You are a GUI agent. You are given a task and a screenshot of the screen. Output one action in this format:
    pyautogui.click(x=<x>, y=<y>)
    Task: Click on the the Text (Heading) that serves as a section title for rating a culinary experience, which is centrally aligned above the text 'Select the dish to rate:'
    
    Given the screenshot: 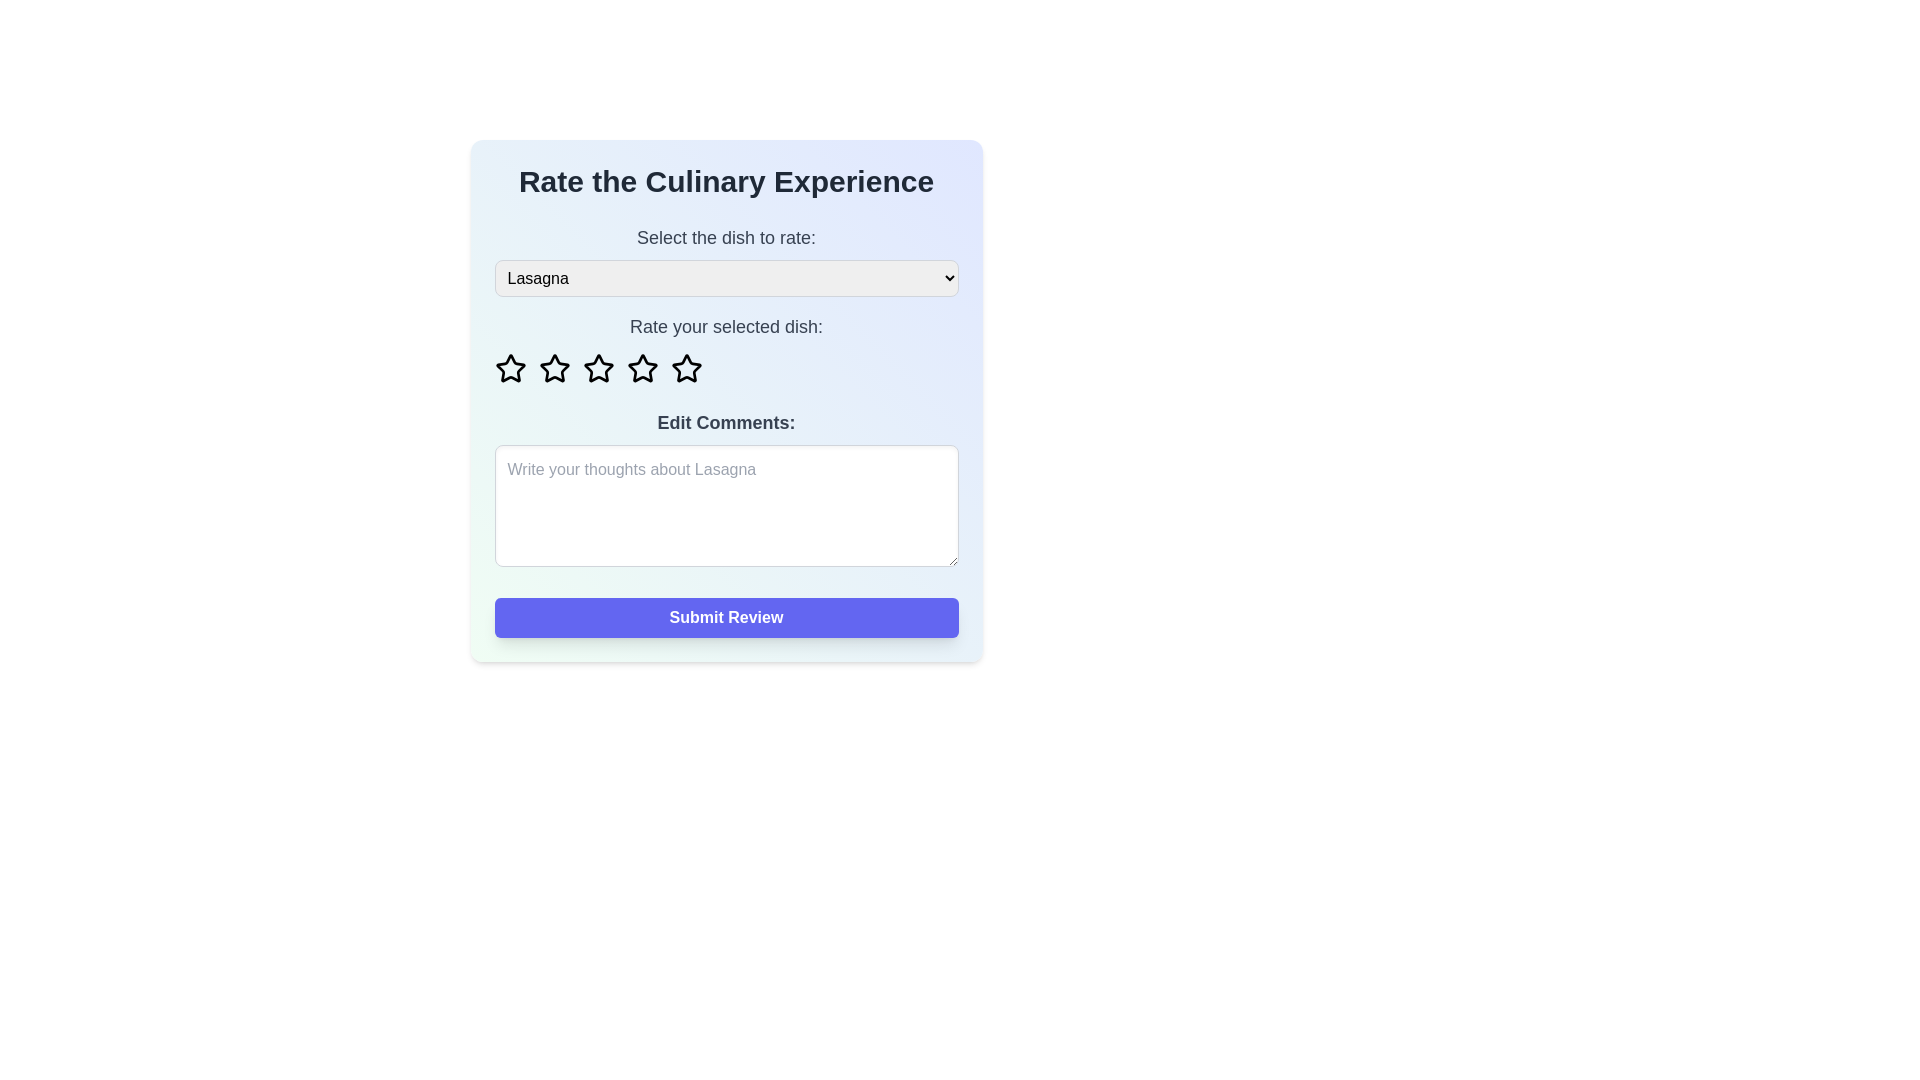 What is the action you would take?
    pyautogui.click(x=725, y=181)
    